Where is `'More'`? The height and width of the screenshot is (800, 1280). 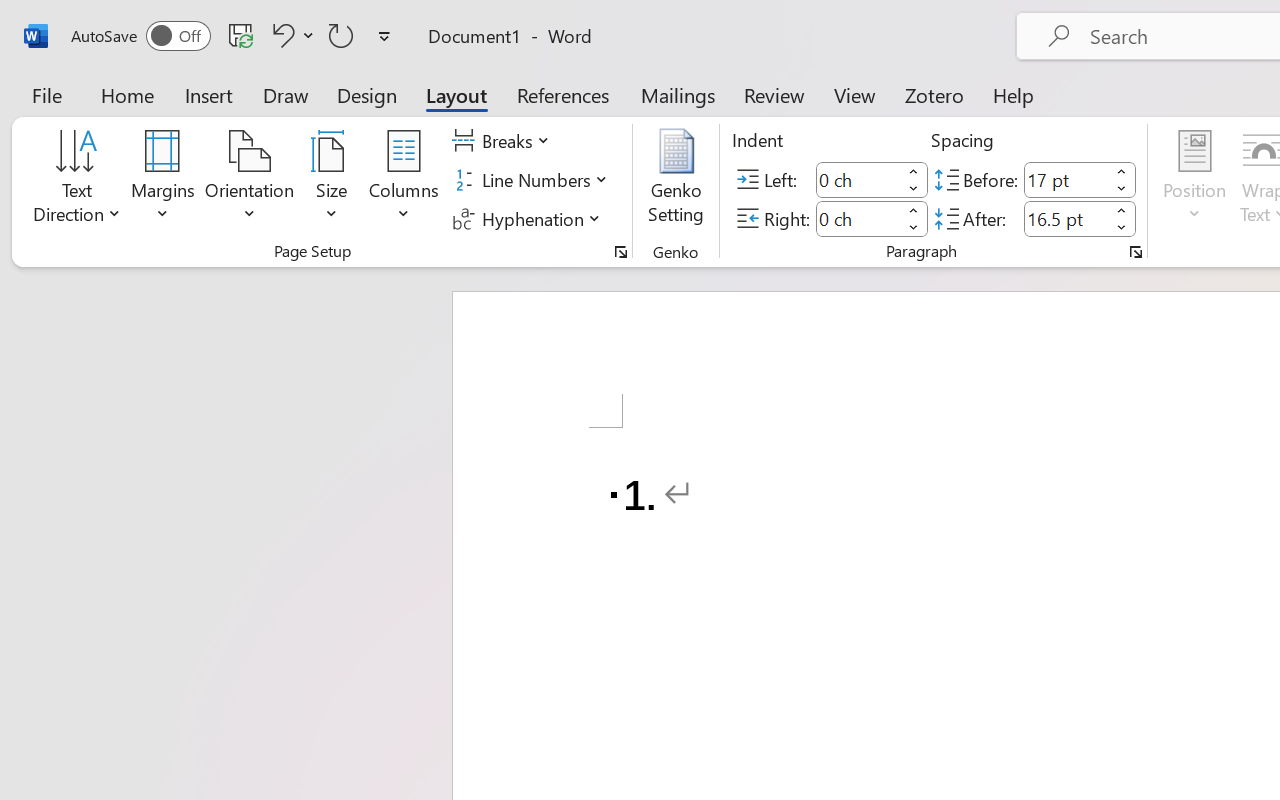 'More' is located at coordinates (1121, 210).